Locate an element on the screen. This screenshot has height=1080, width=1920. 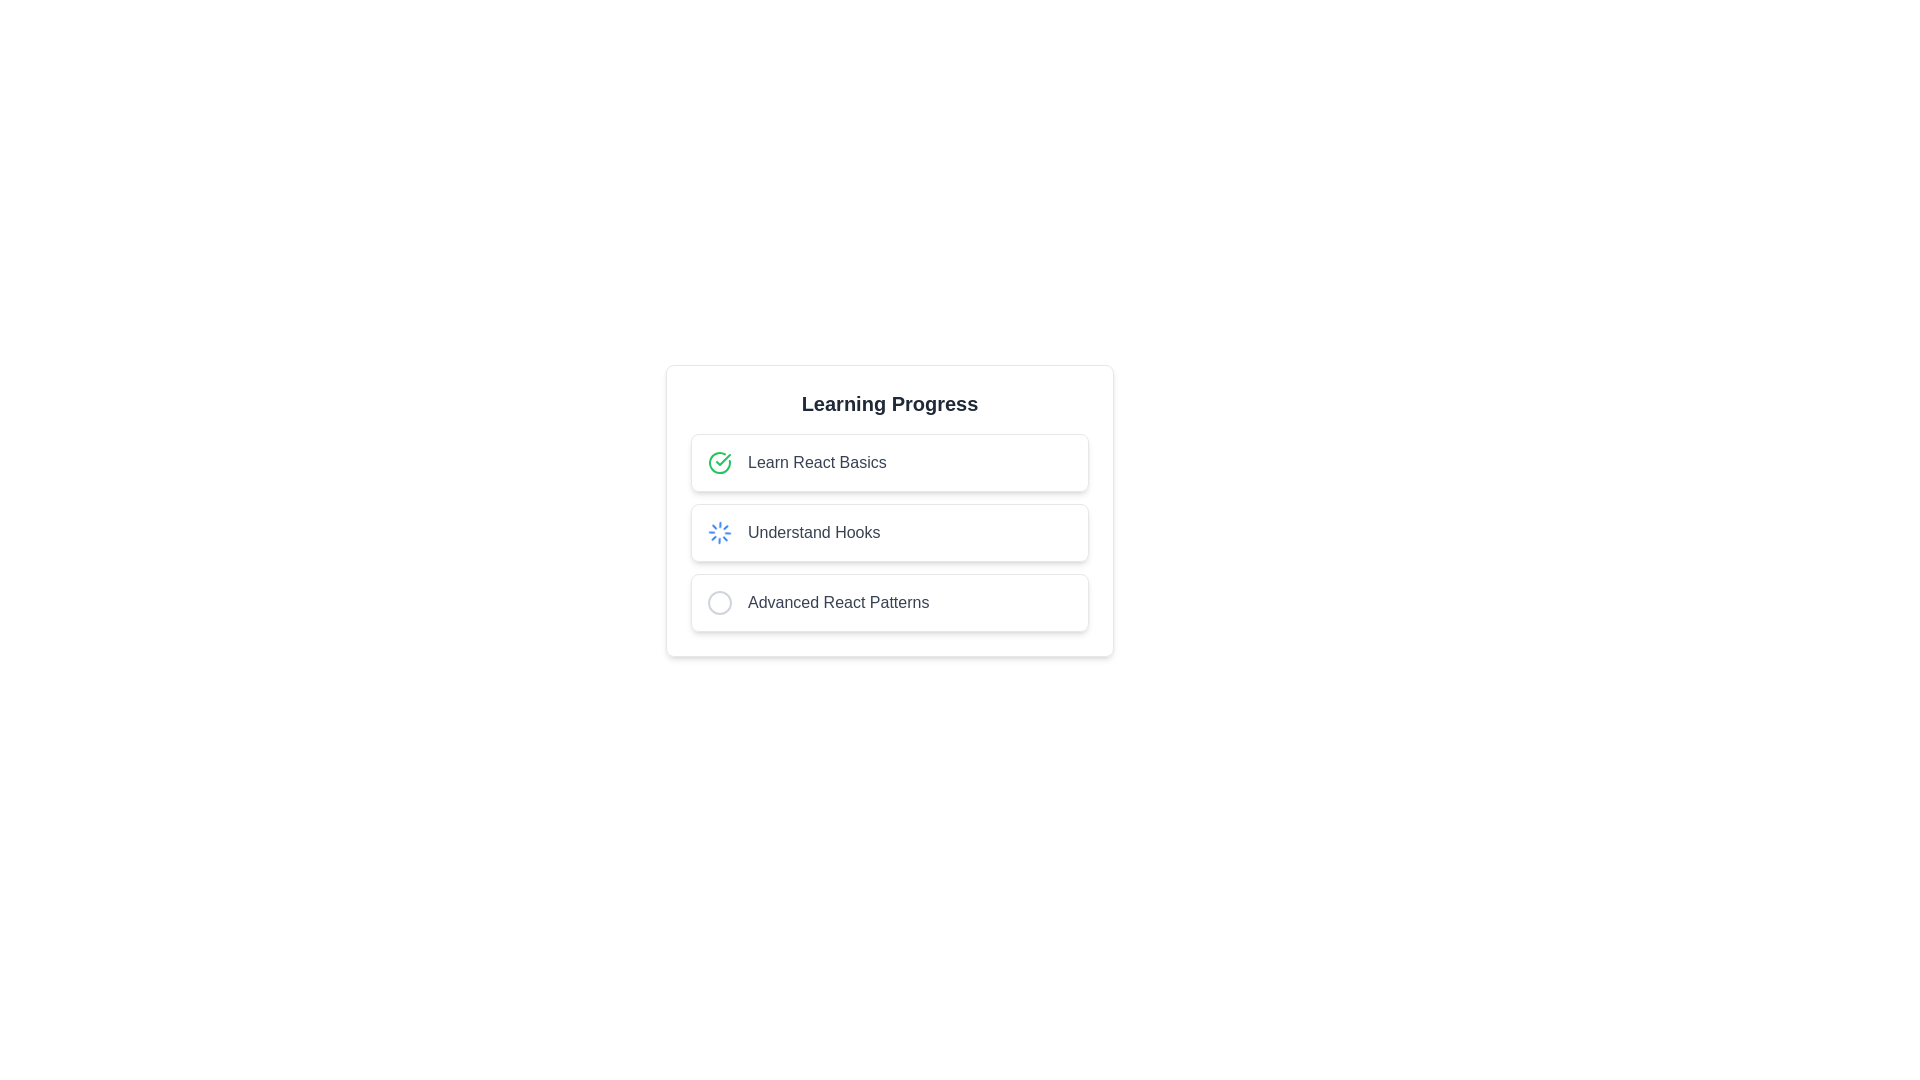
text label displaying 'Understand Hooks', which is the second item in a vertical list of learning progress modules, located below 'Learn React Basics' and above 'Advanced React Patterns' is located at coordinates (814, 531).